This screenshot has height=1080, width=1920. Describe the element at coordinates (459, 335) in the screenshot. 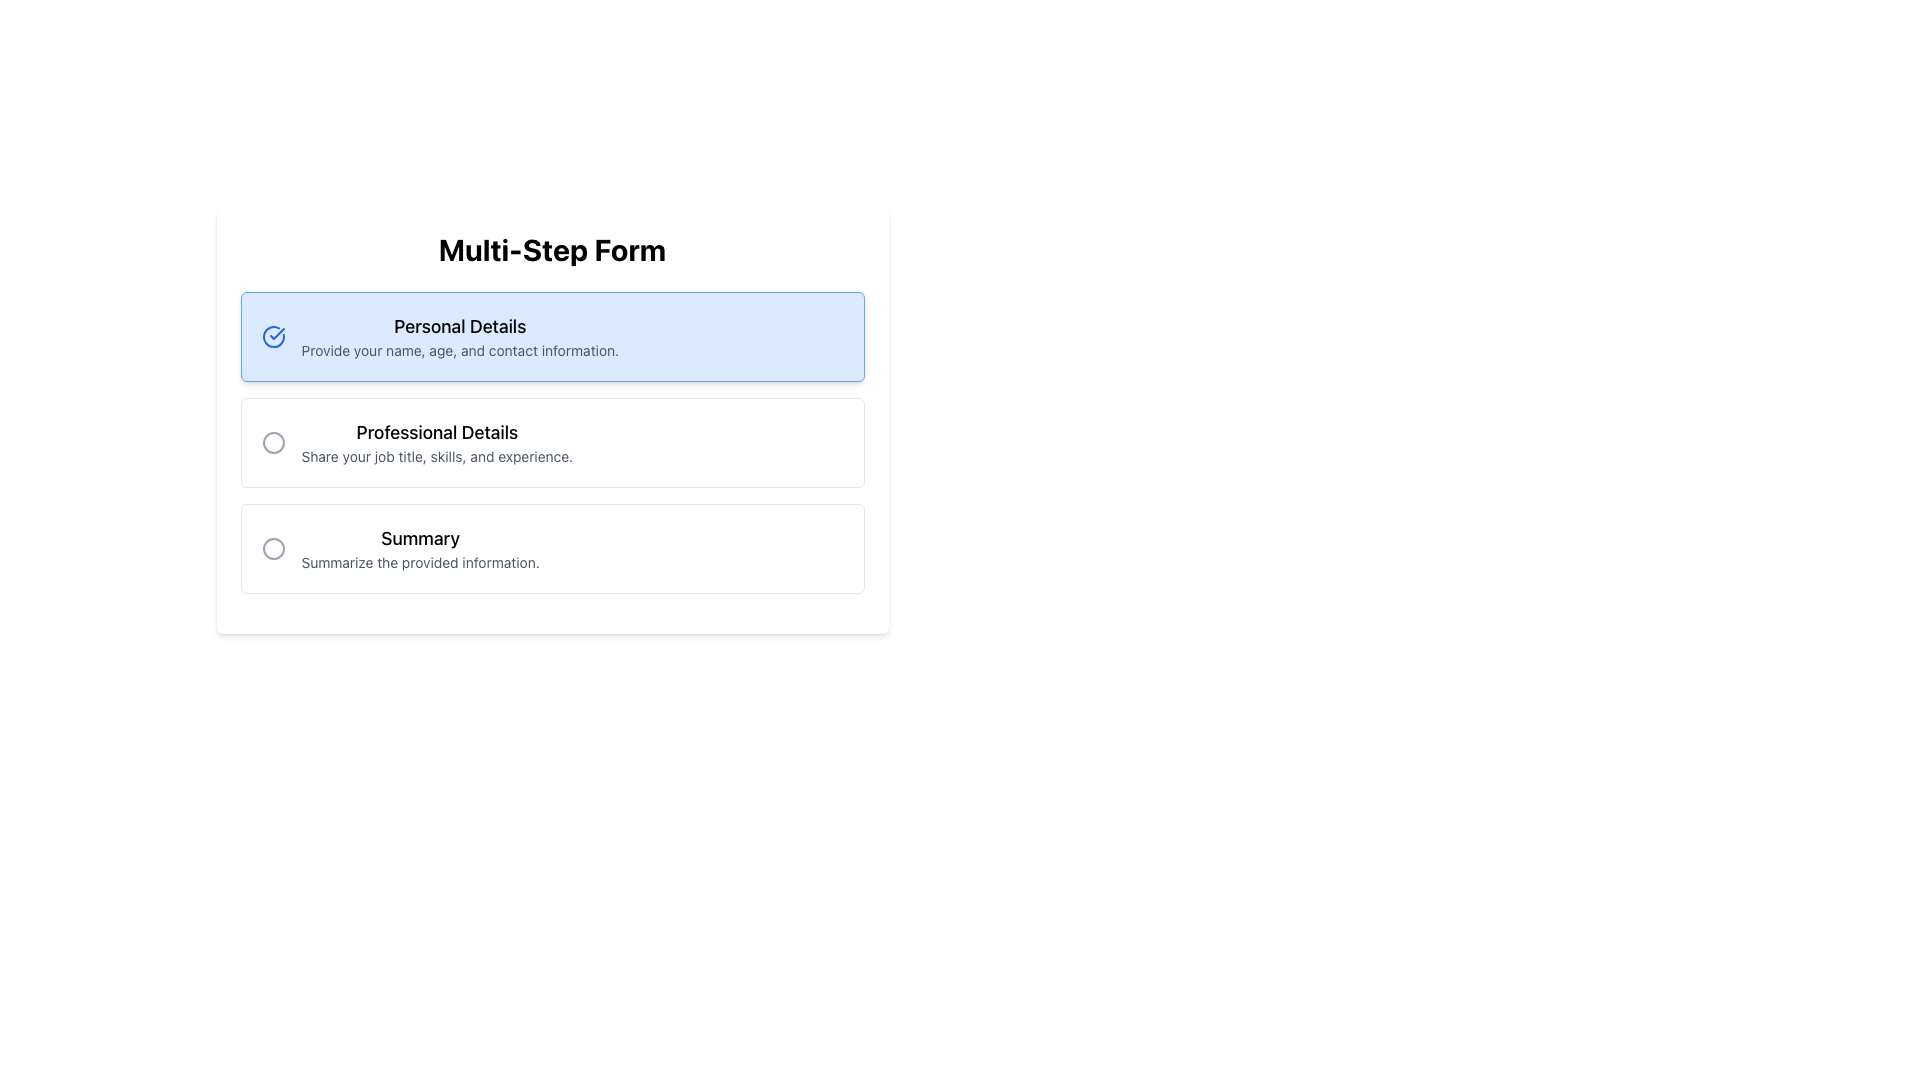

I see `the informational text block labeled 'Personal Details'` at that location.